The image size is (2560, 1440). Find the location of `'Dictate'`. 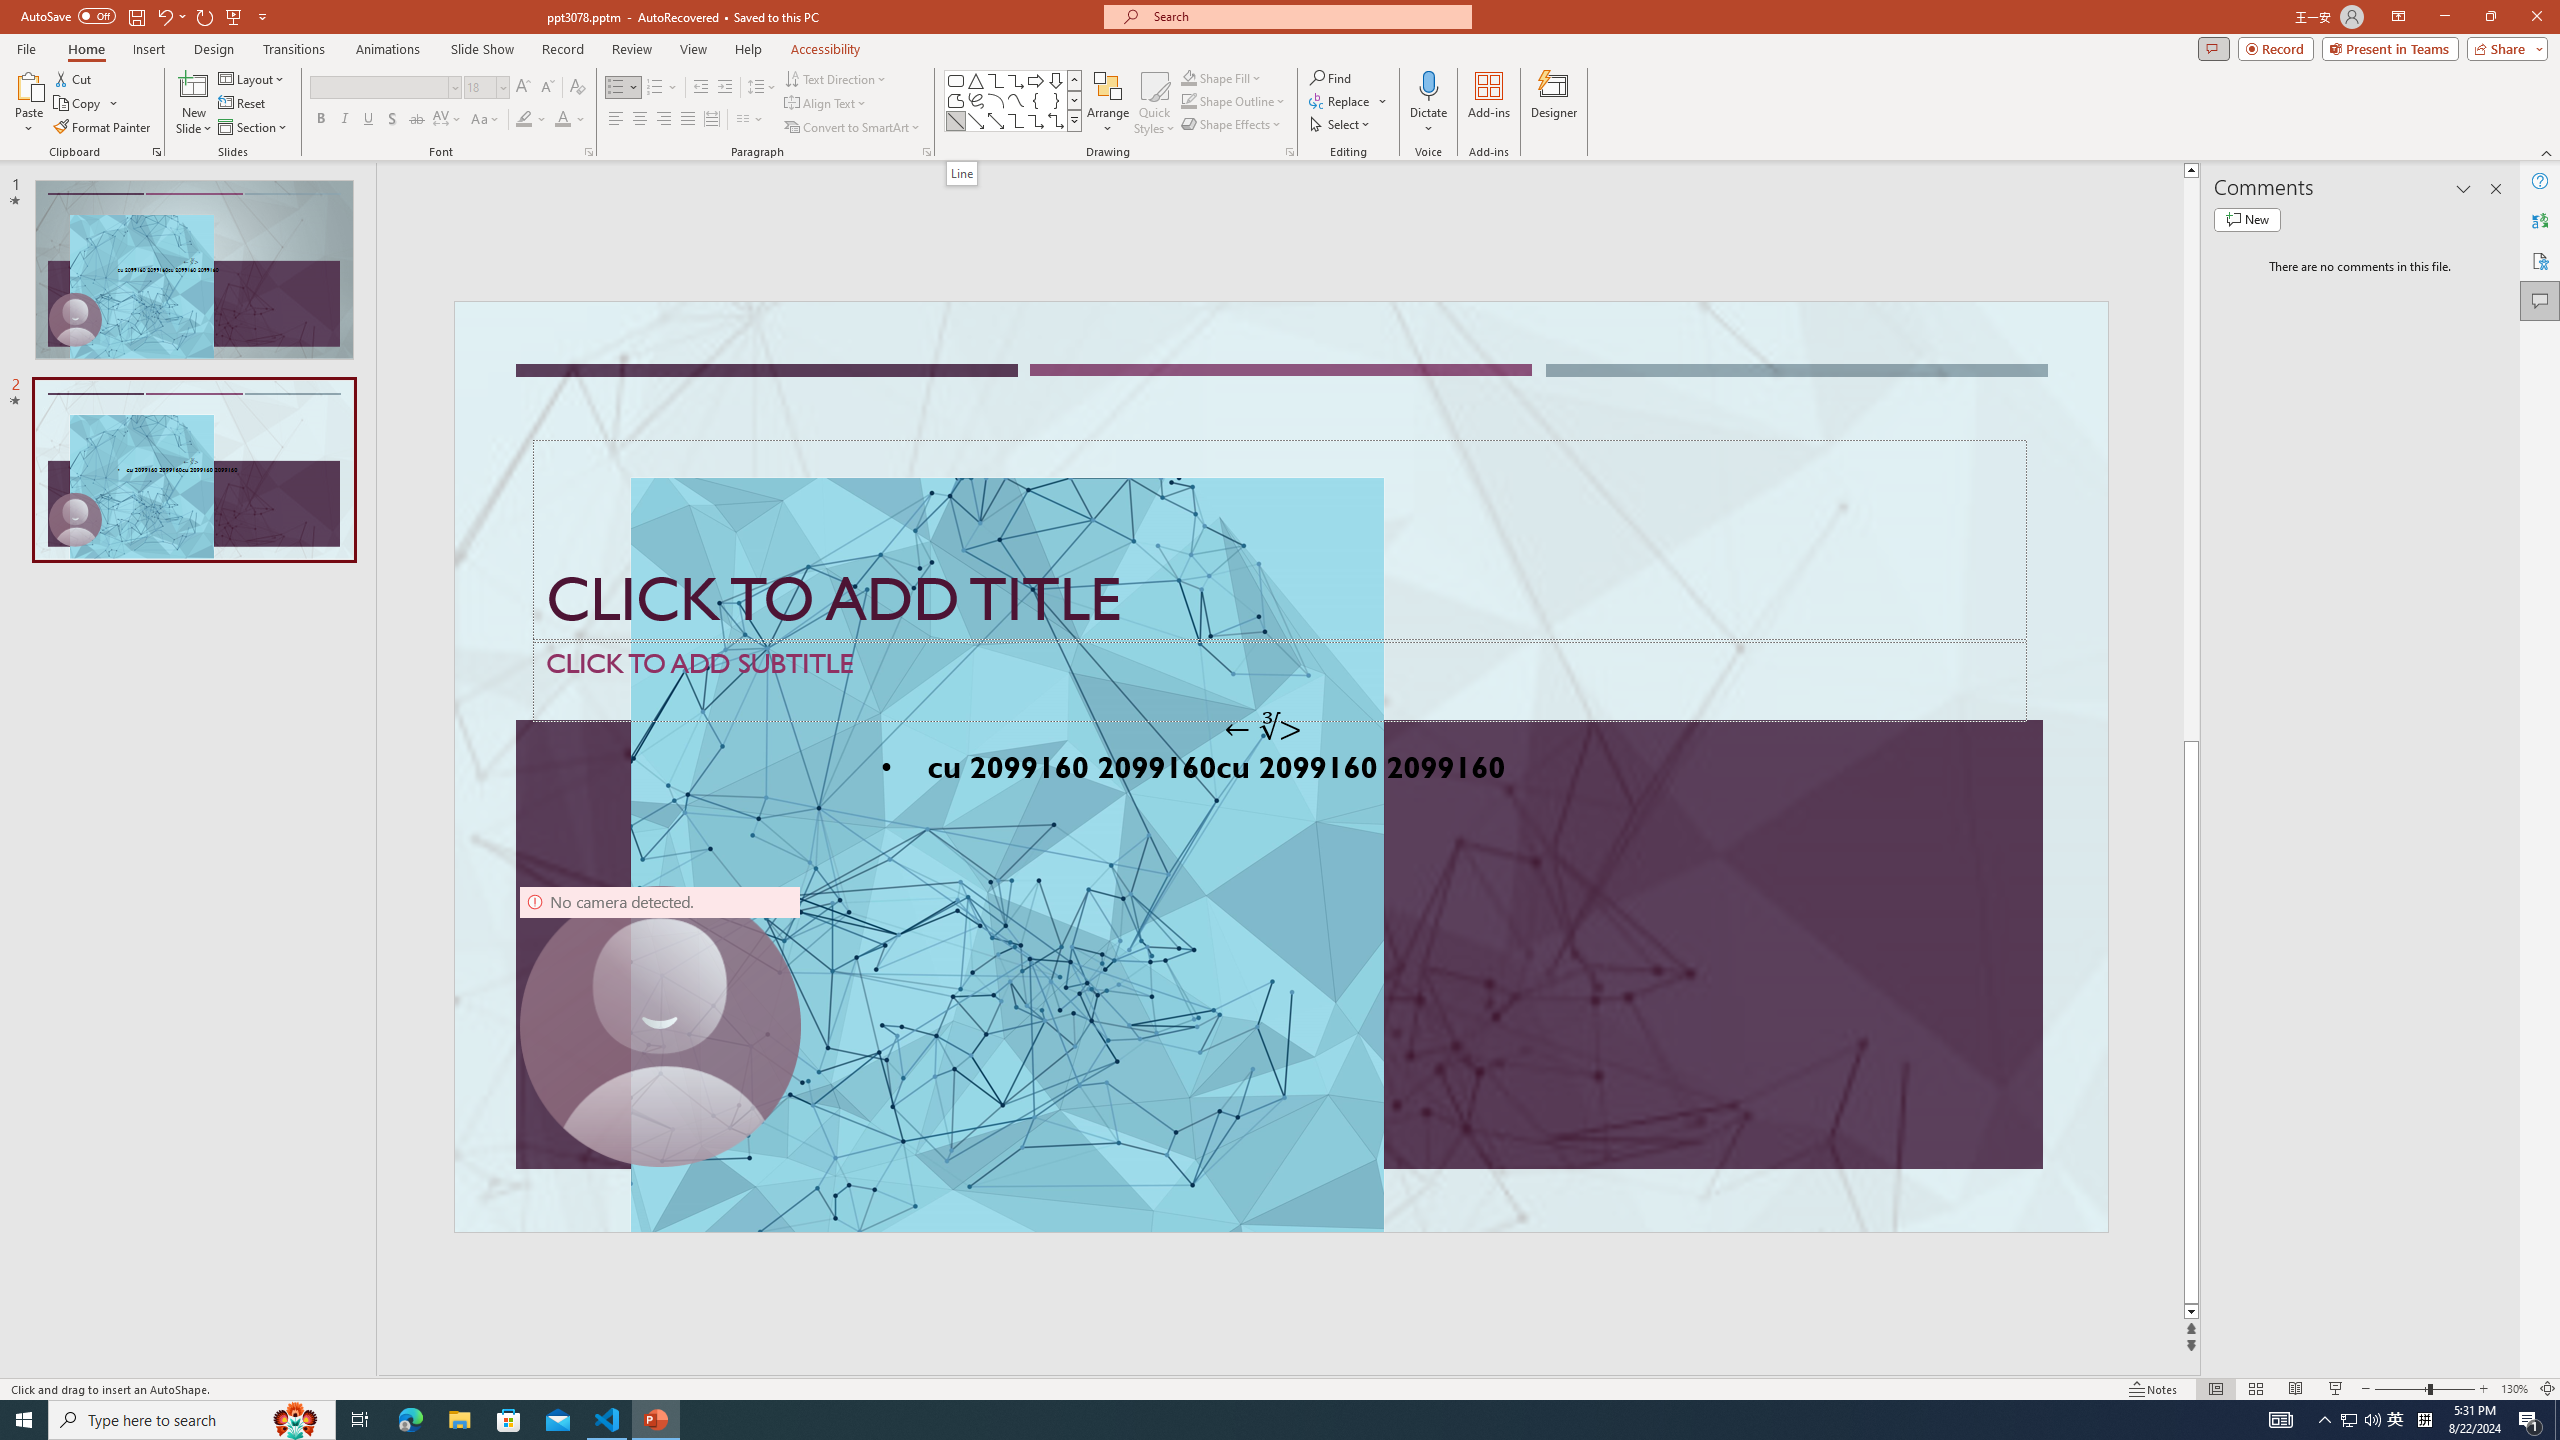

'Dictate' is located at coordinates (1427, 84).